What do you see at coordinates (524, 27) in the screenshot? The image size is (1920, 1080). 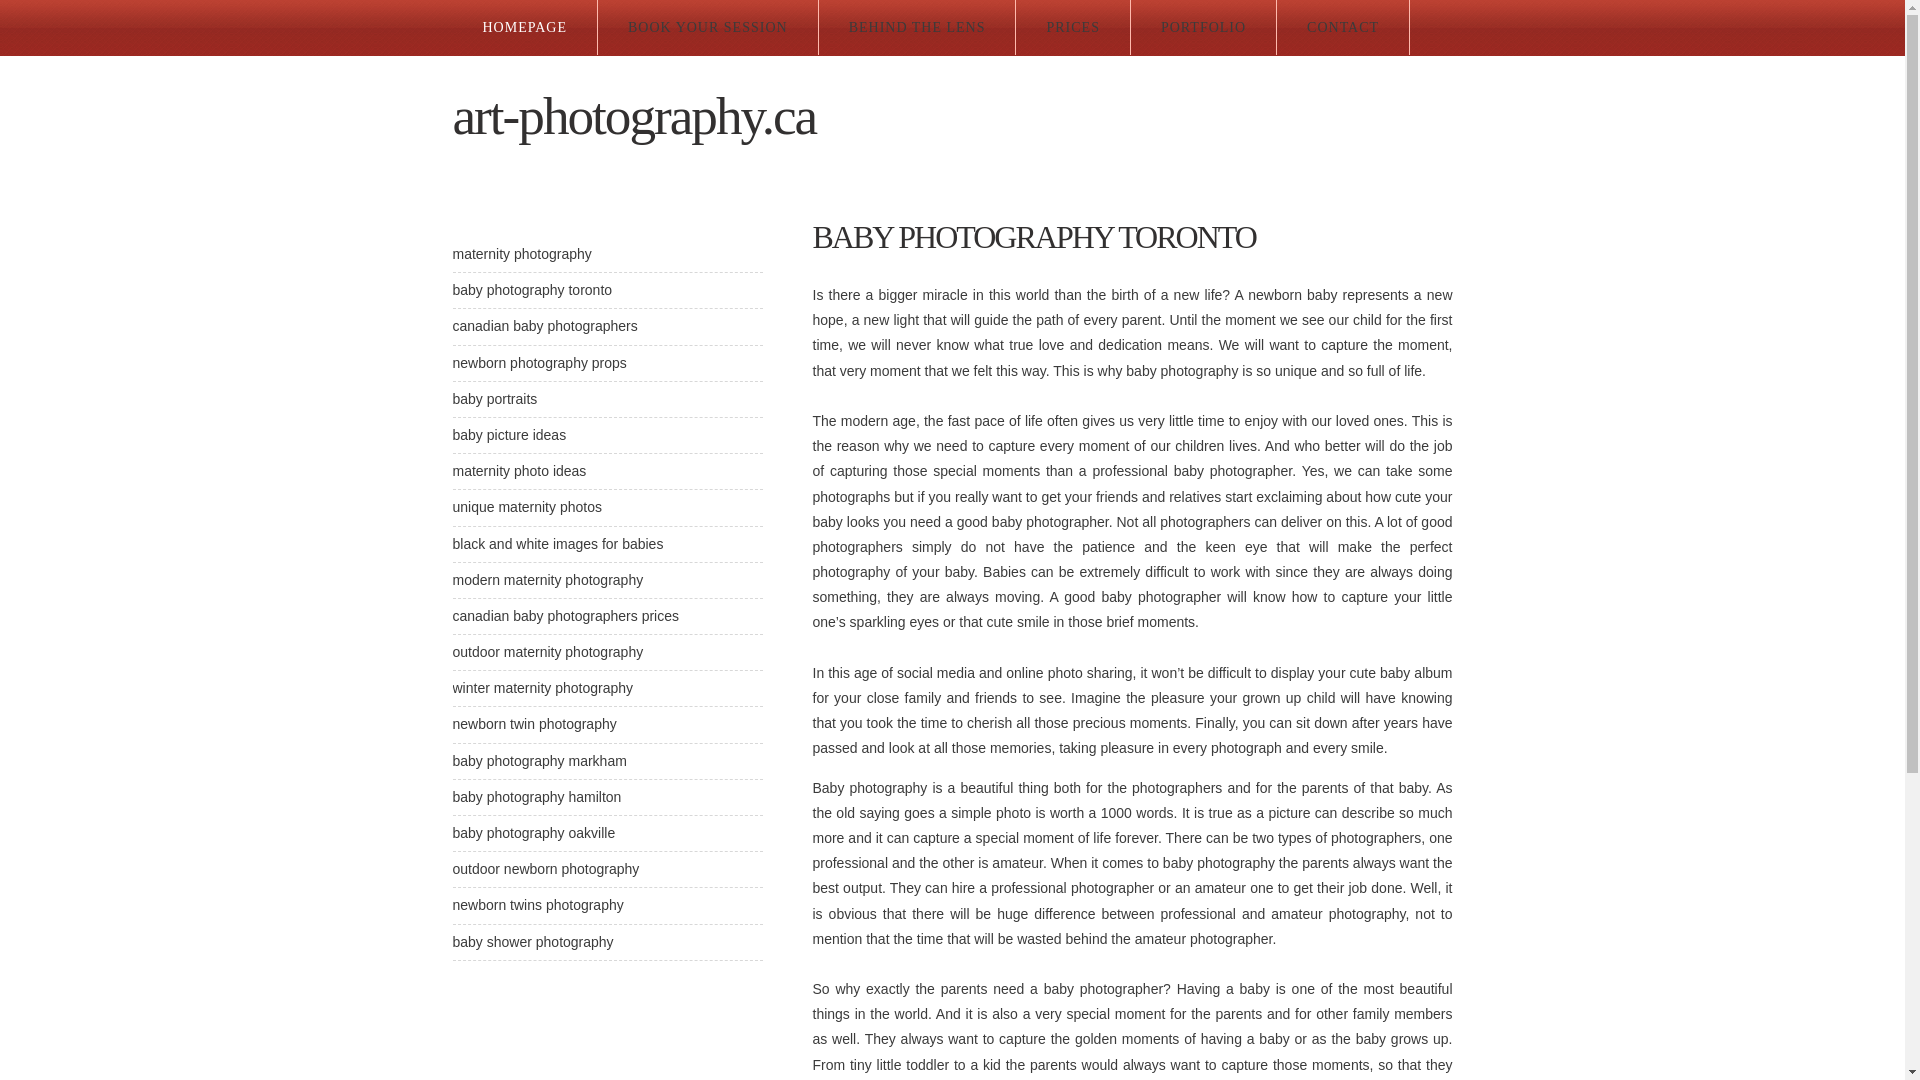 I see `'HOMEPAGE'` at bounding box center [524, 27].